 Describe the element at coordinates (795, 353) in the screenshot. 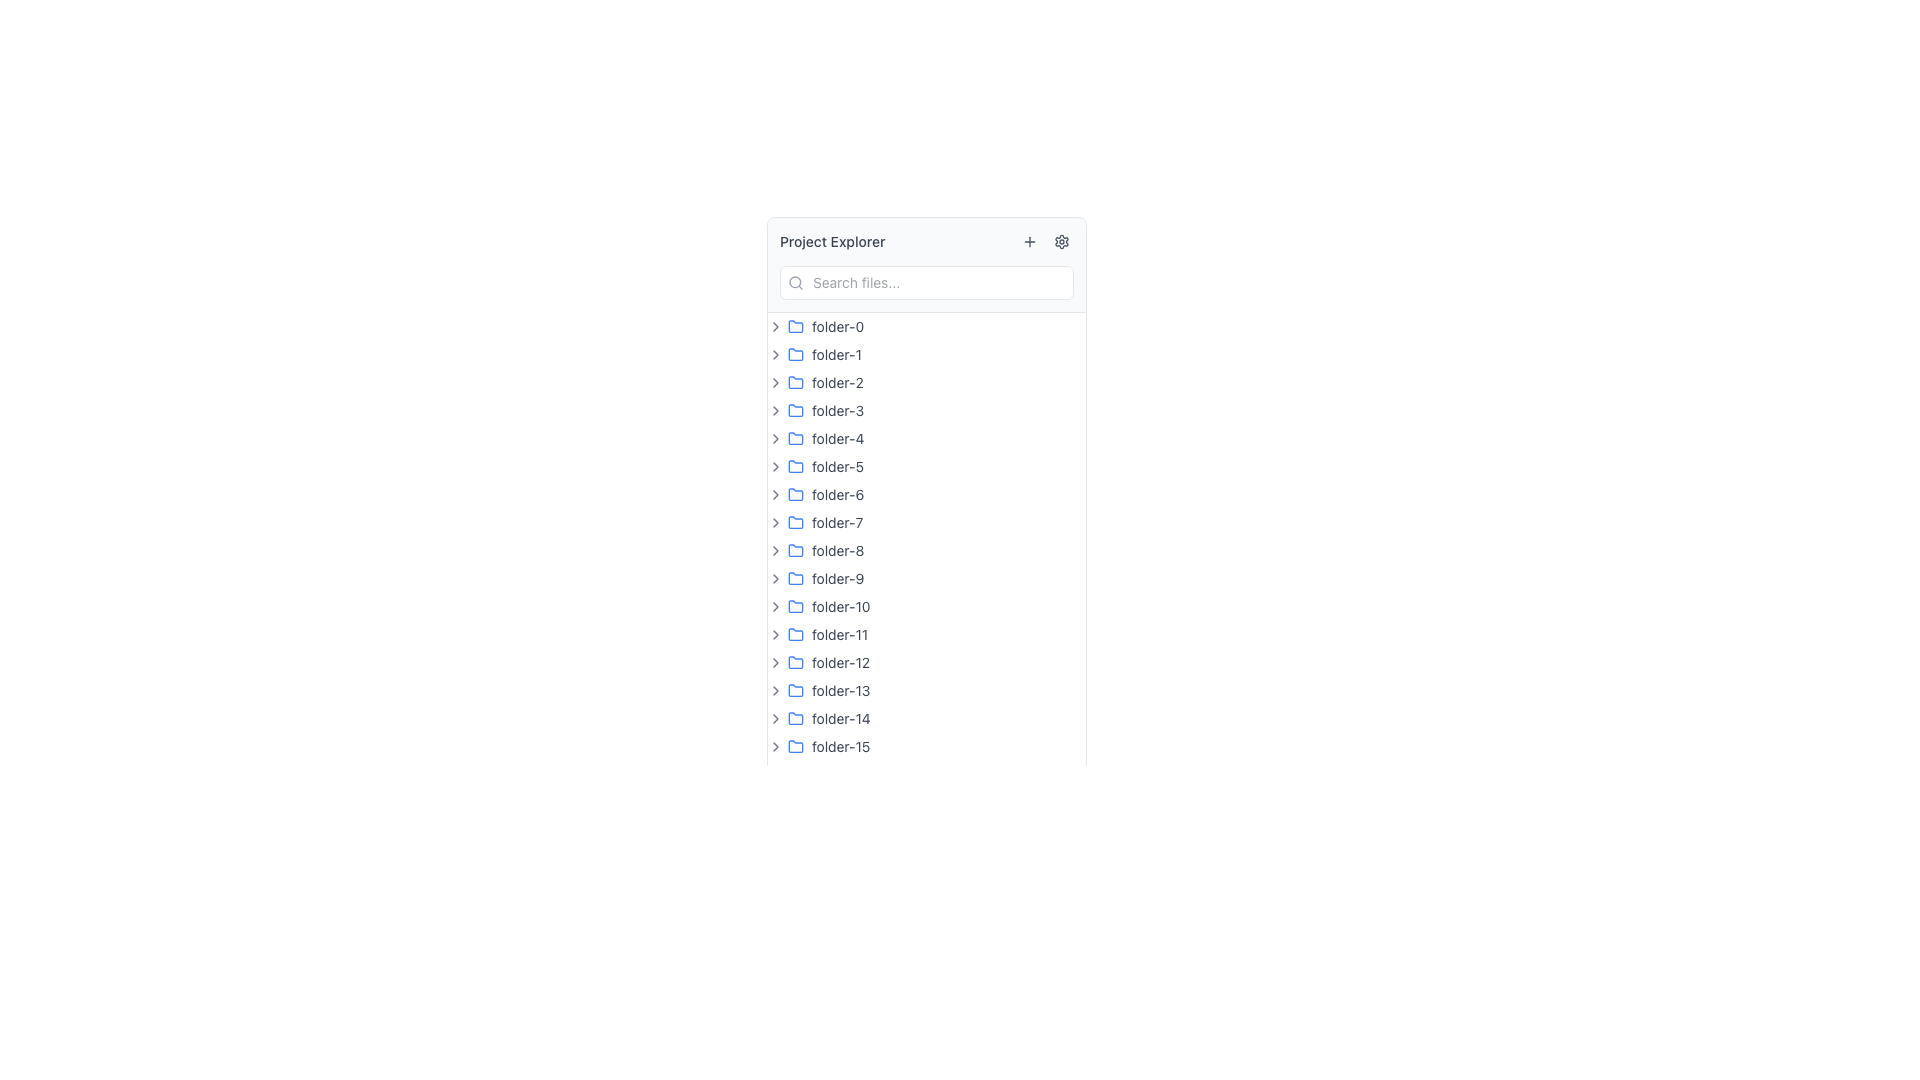

I see `the folder icon representing 'folder-1' in the file explorer` at that location.